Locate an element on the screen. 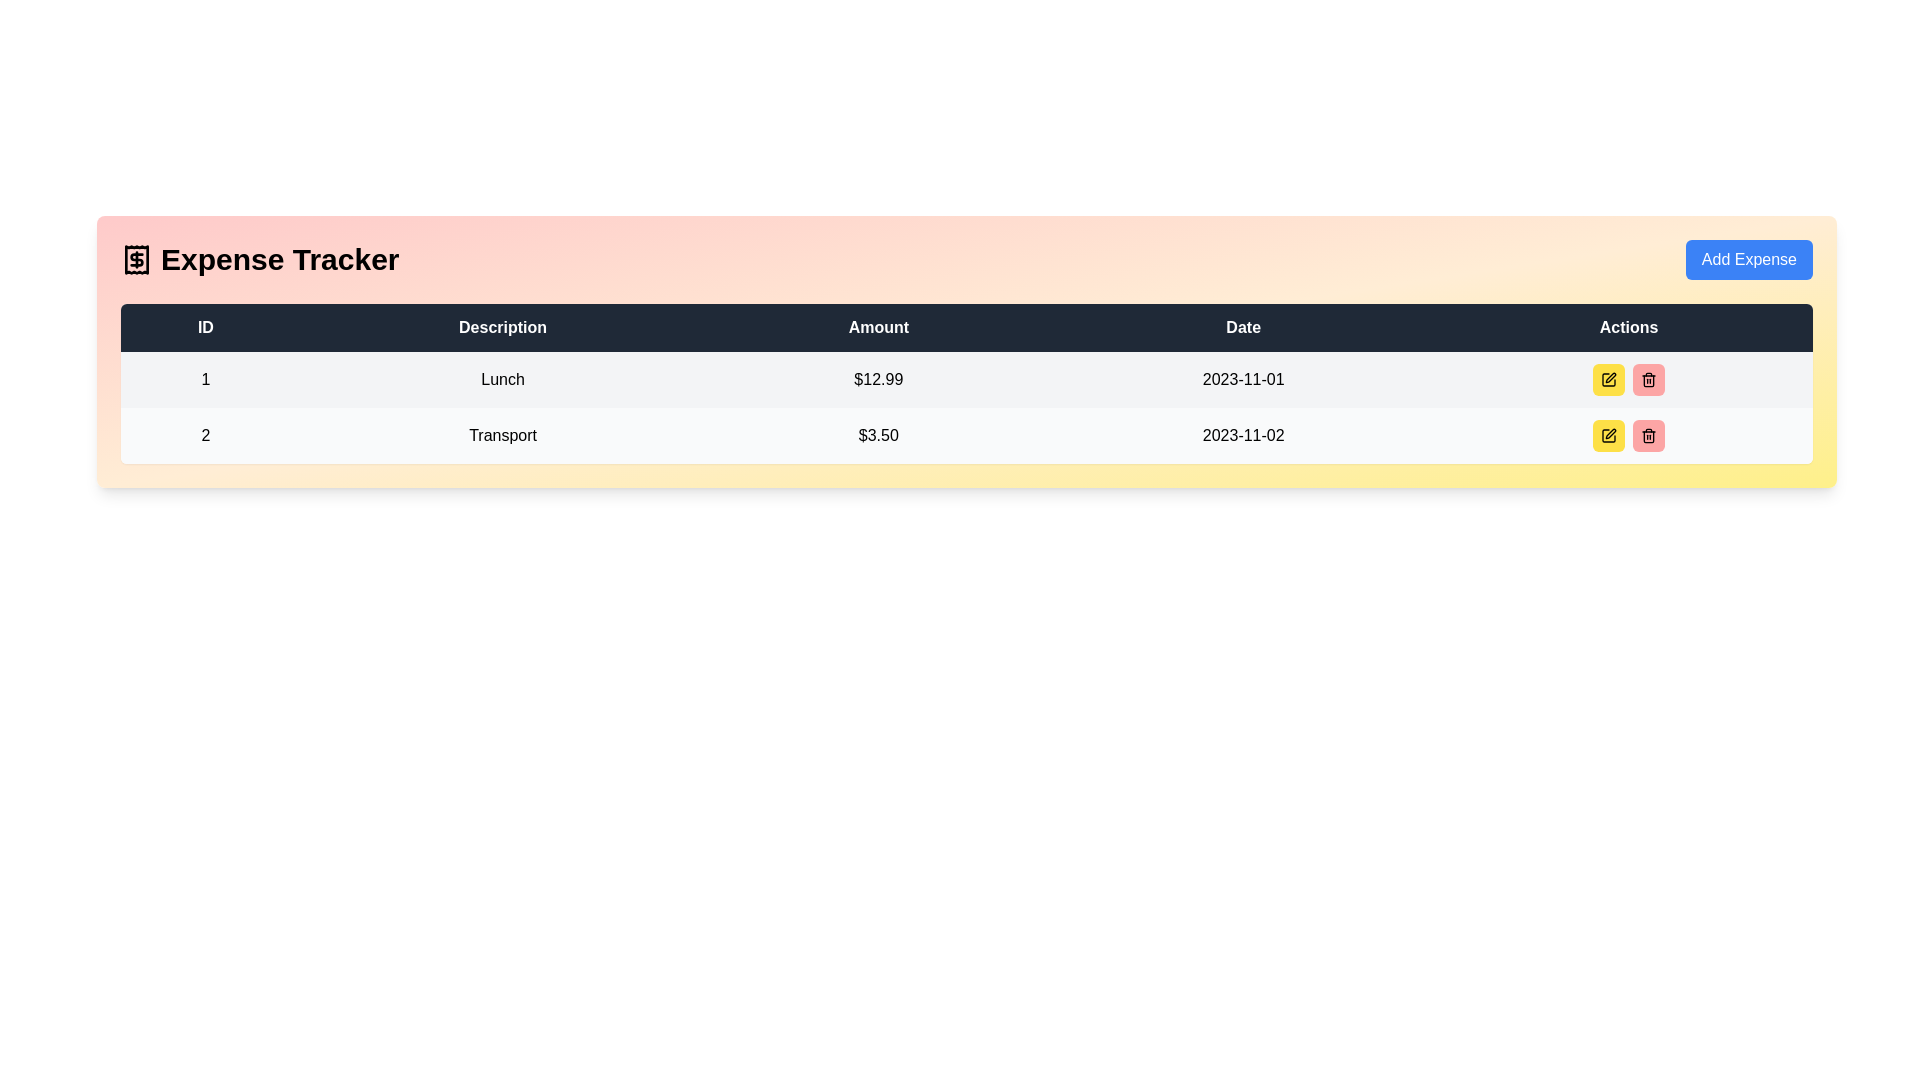  the edit button located in the 'Actions' column of the first row in the data table is located at coordinates (1608, 380).